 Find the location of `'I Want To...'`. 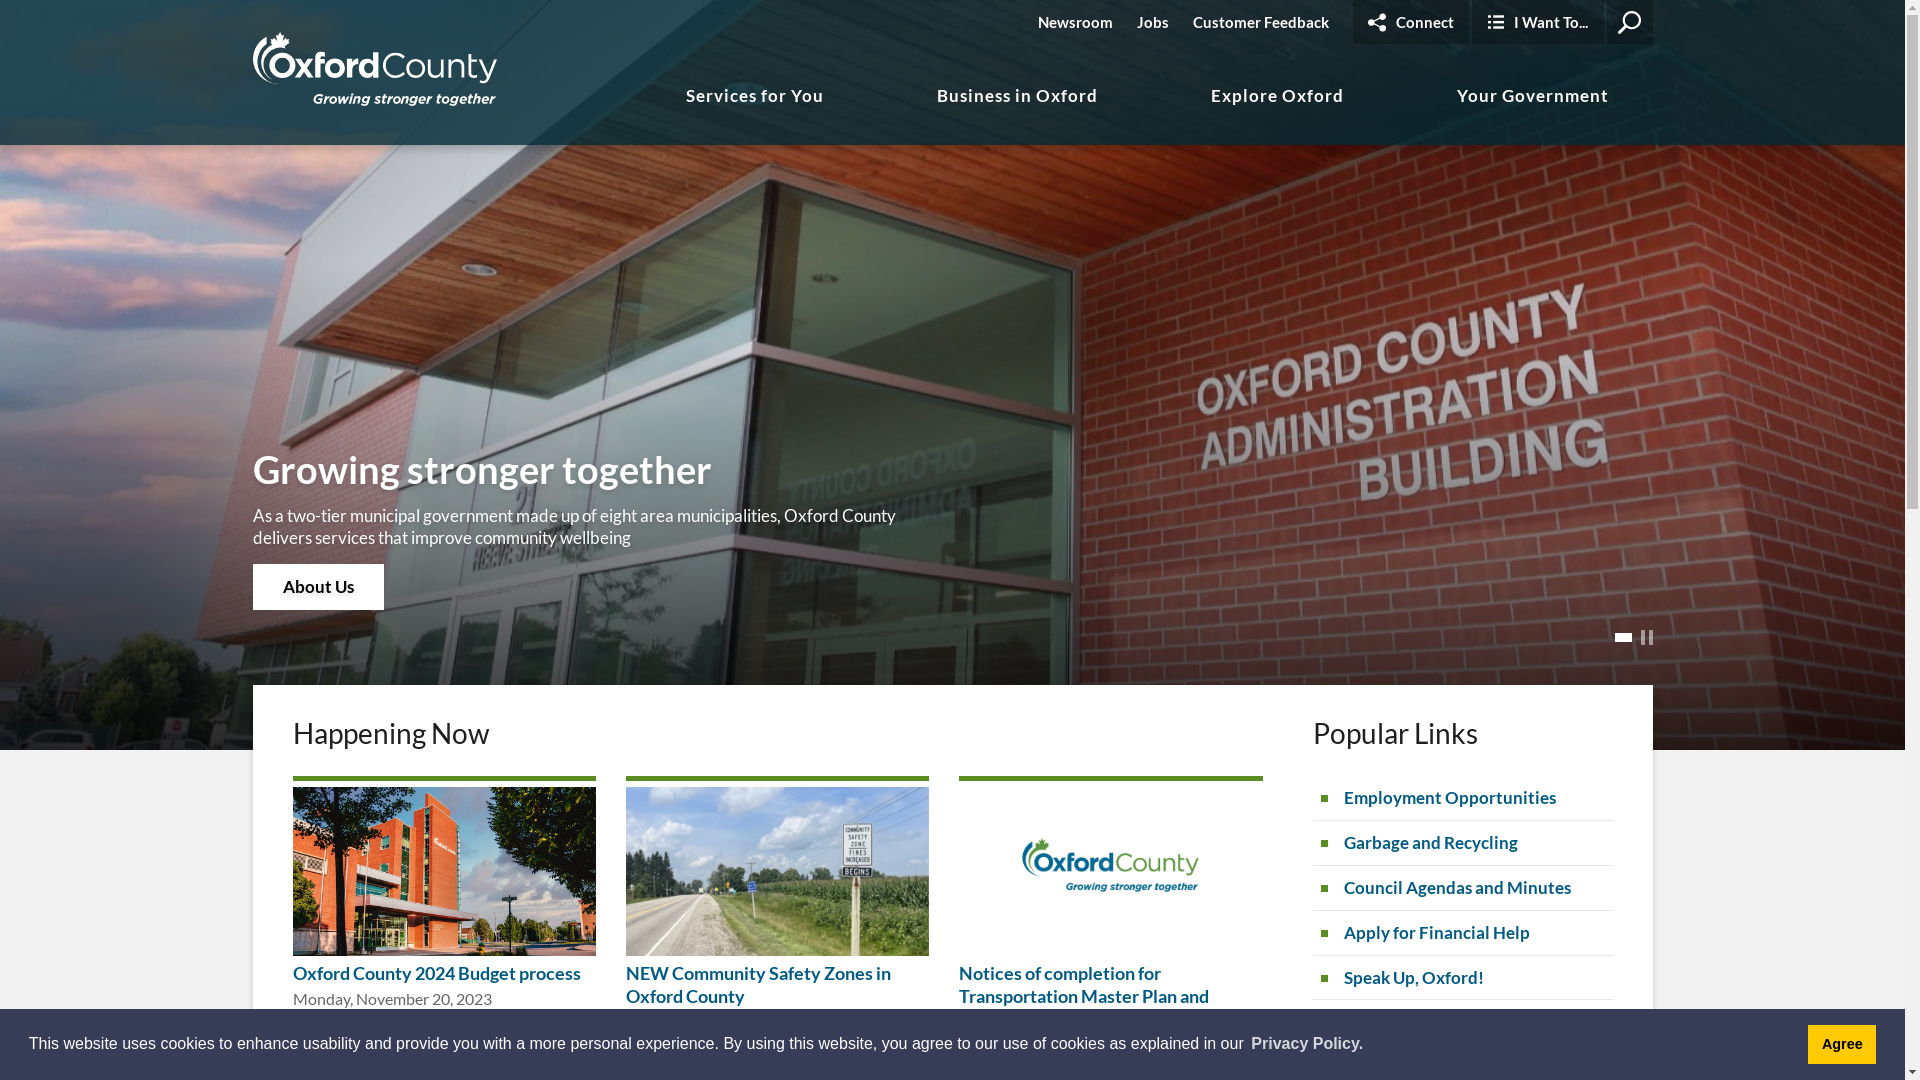

'I Want To...' is located at coordinates (1536, 22).